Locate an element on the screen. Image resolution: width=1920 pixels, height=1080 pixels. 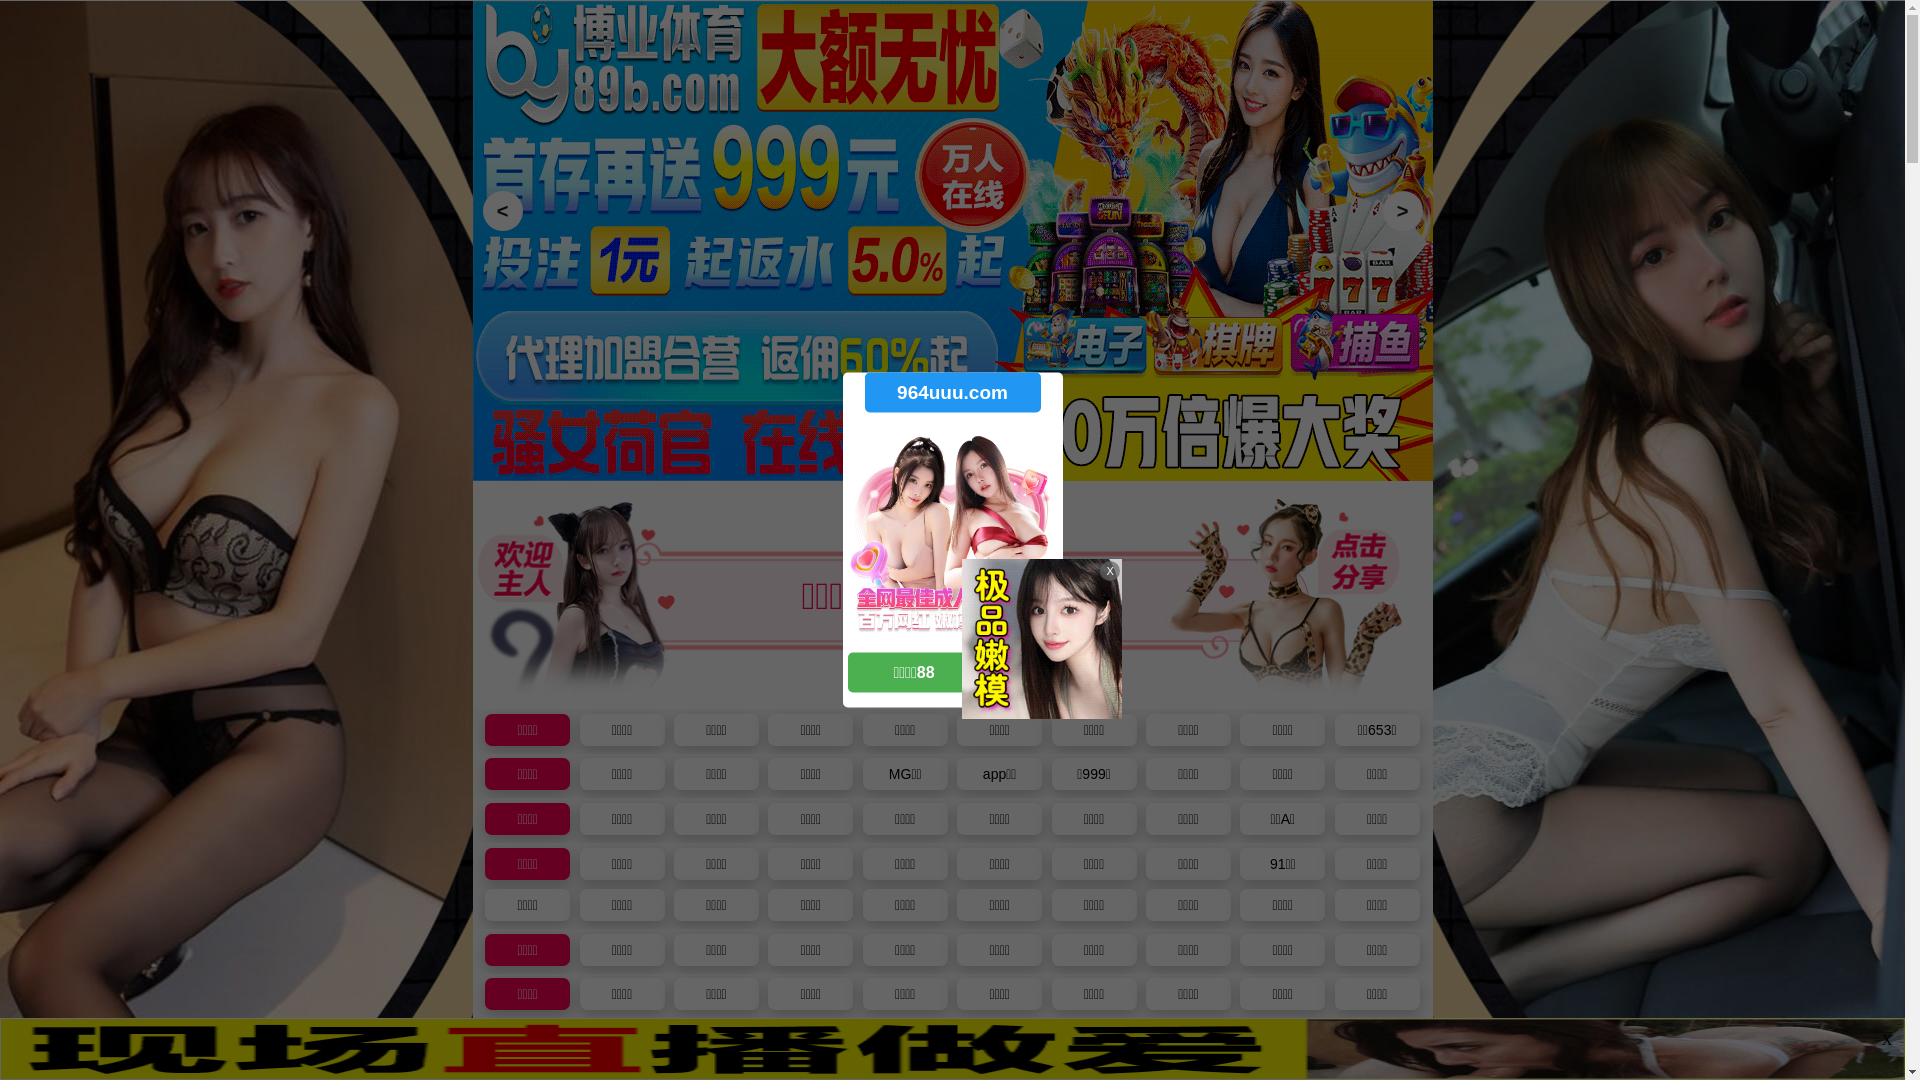
'X' is located at coordinates (1885, 1040).